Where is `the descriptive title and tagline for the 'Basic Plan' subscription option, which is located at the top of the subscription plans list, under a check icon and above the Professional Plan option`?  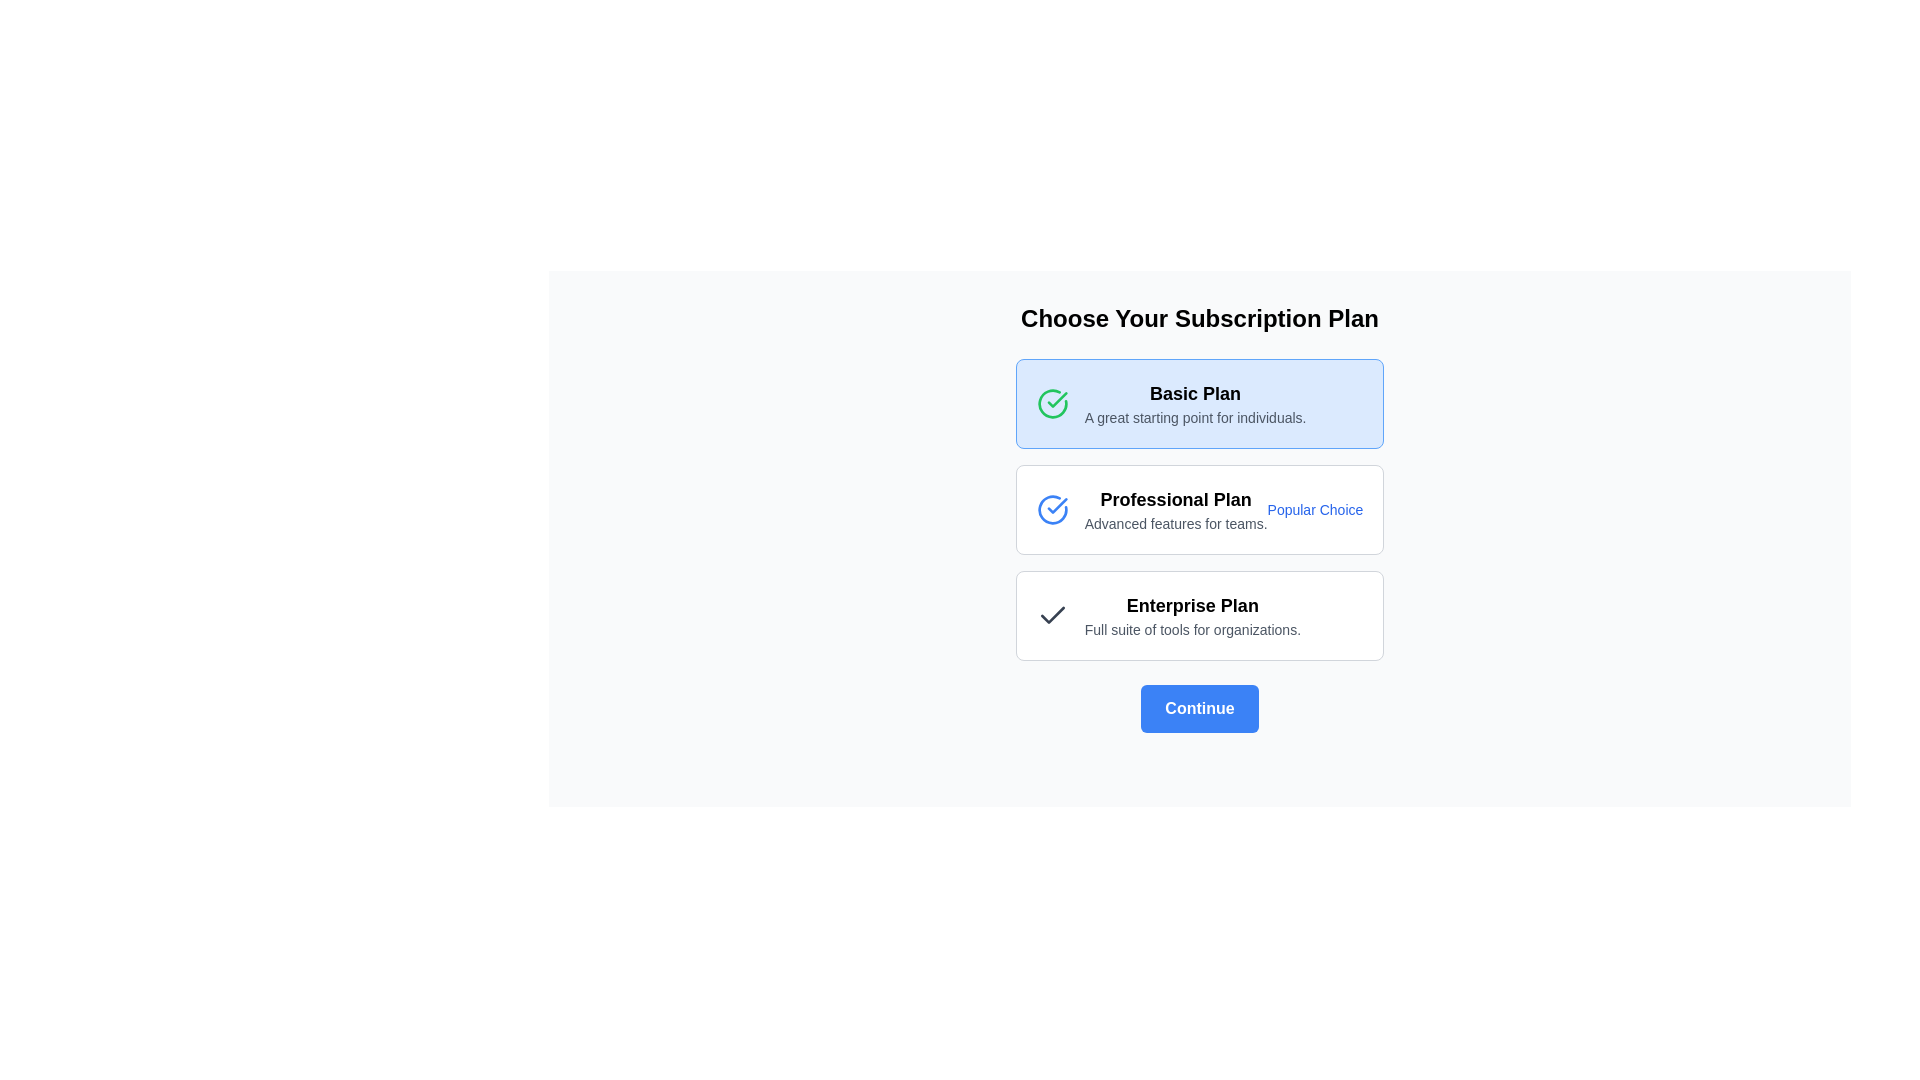 the descriptive title and tagline for the 'Basic Plan' subscription option, which is located at the top of the subscription plans list, under a check icon and above the Professional Plan option is located at coordinates (1195, 404).